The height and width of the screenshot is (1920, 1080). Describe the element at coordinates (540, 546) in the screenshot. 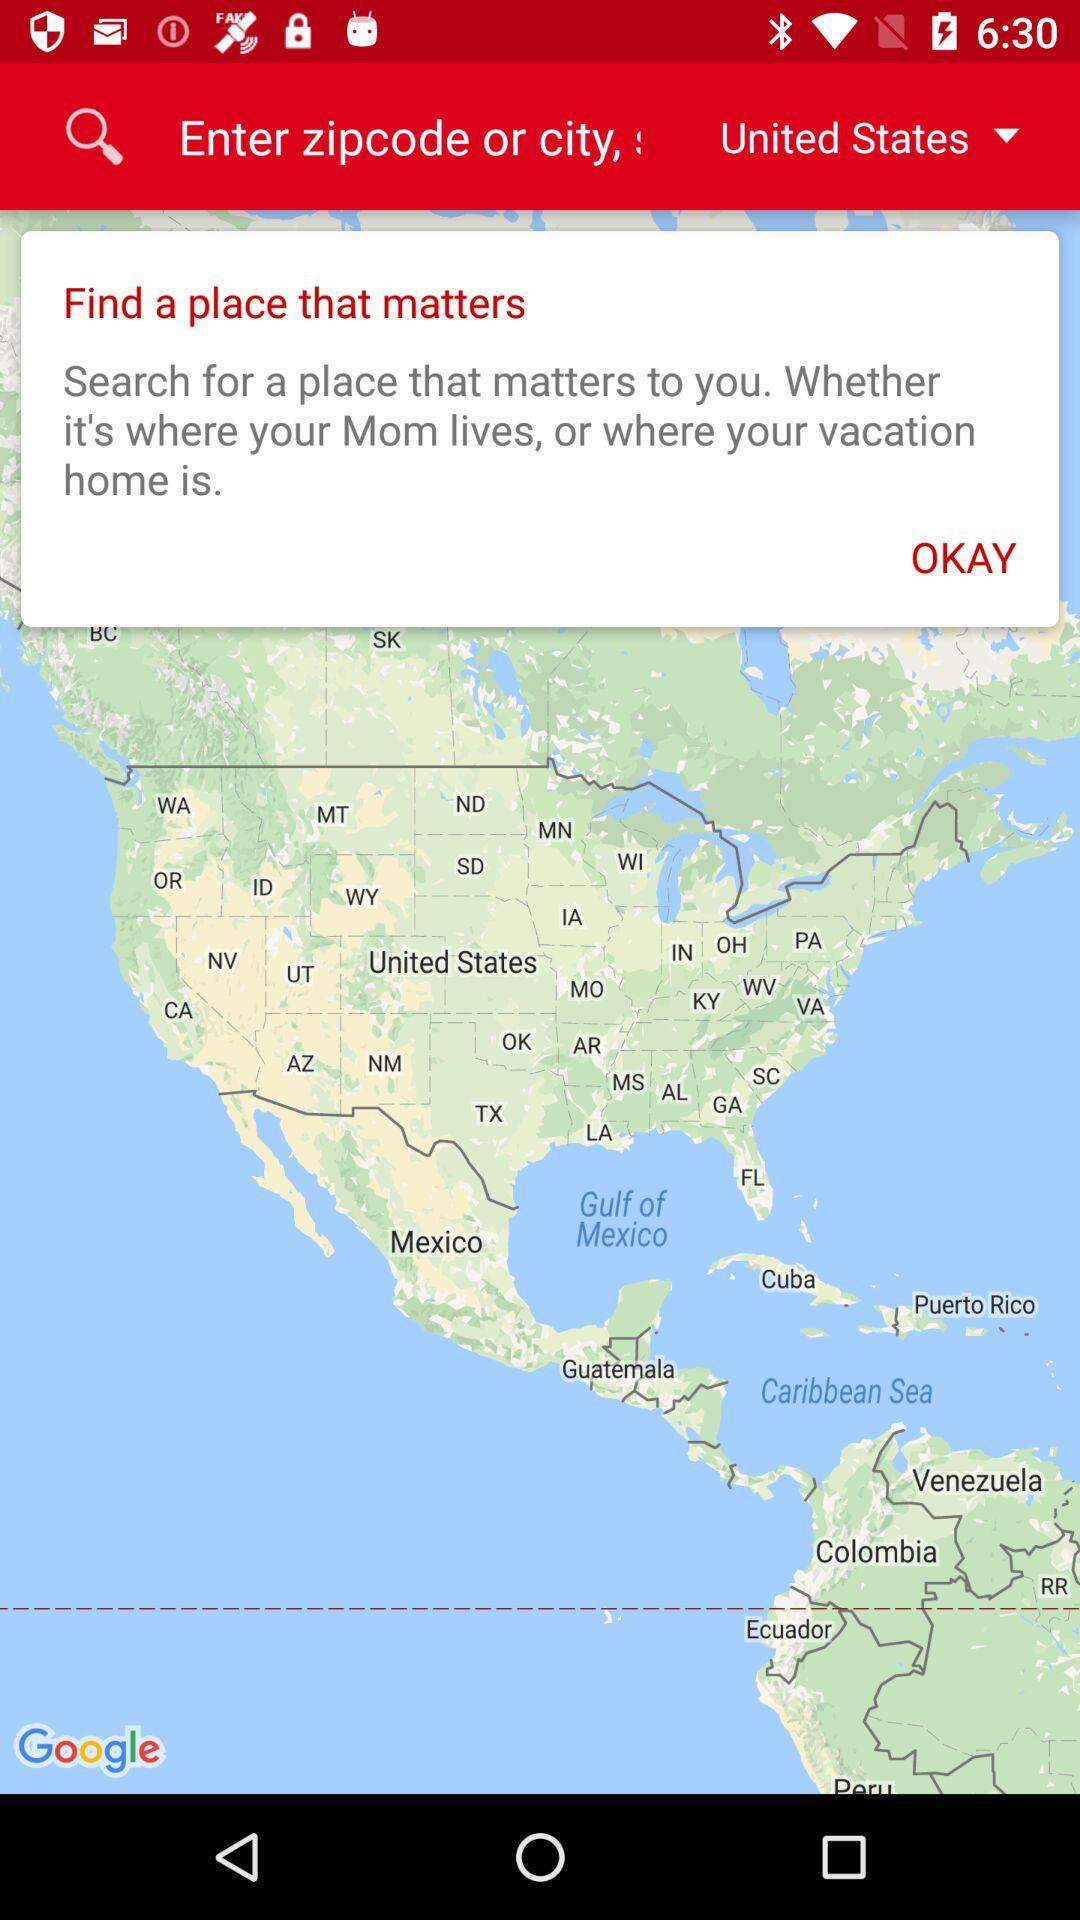

I see `okay item` at that location.